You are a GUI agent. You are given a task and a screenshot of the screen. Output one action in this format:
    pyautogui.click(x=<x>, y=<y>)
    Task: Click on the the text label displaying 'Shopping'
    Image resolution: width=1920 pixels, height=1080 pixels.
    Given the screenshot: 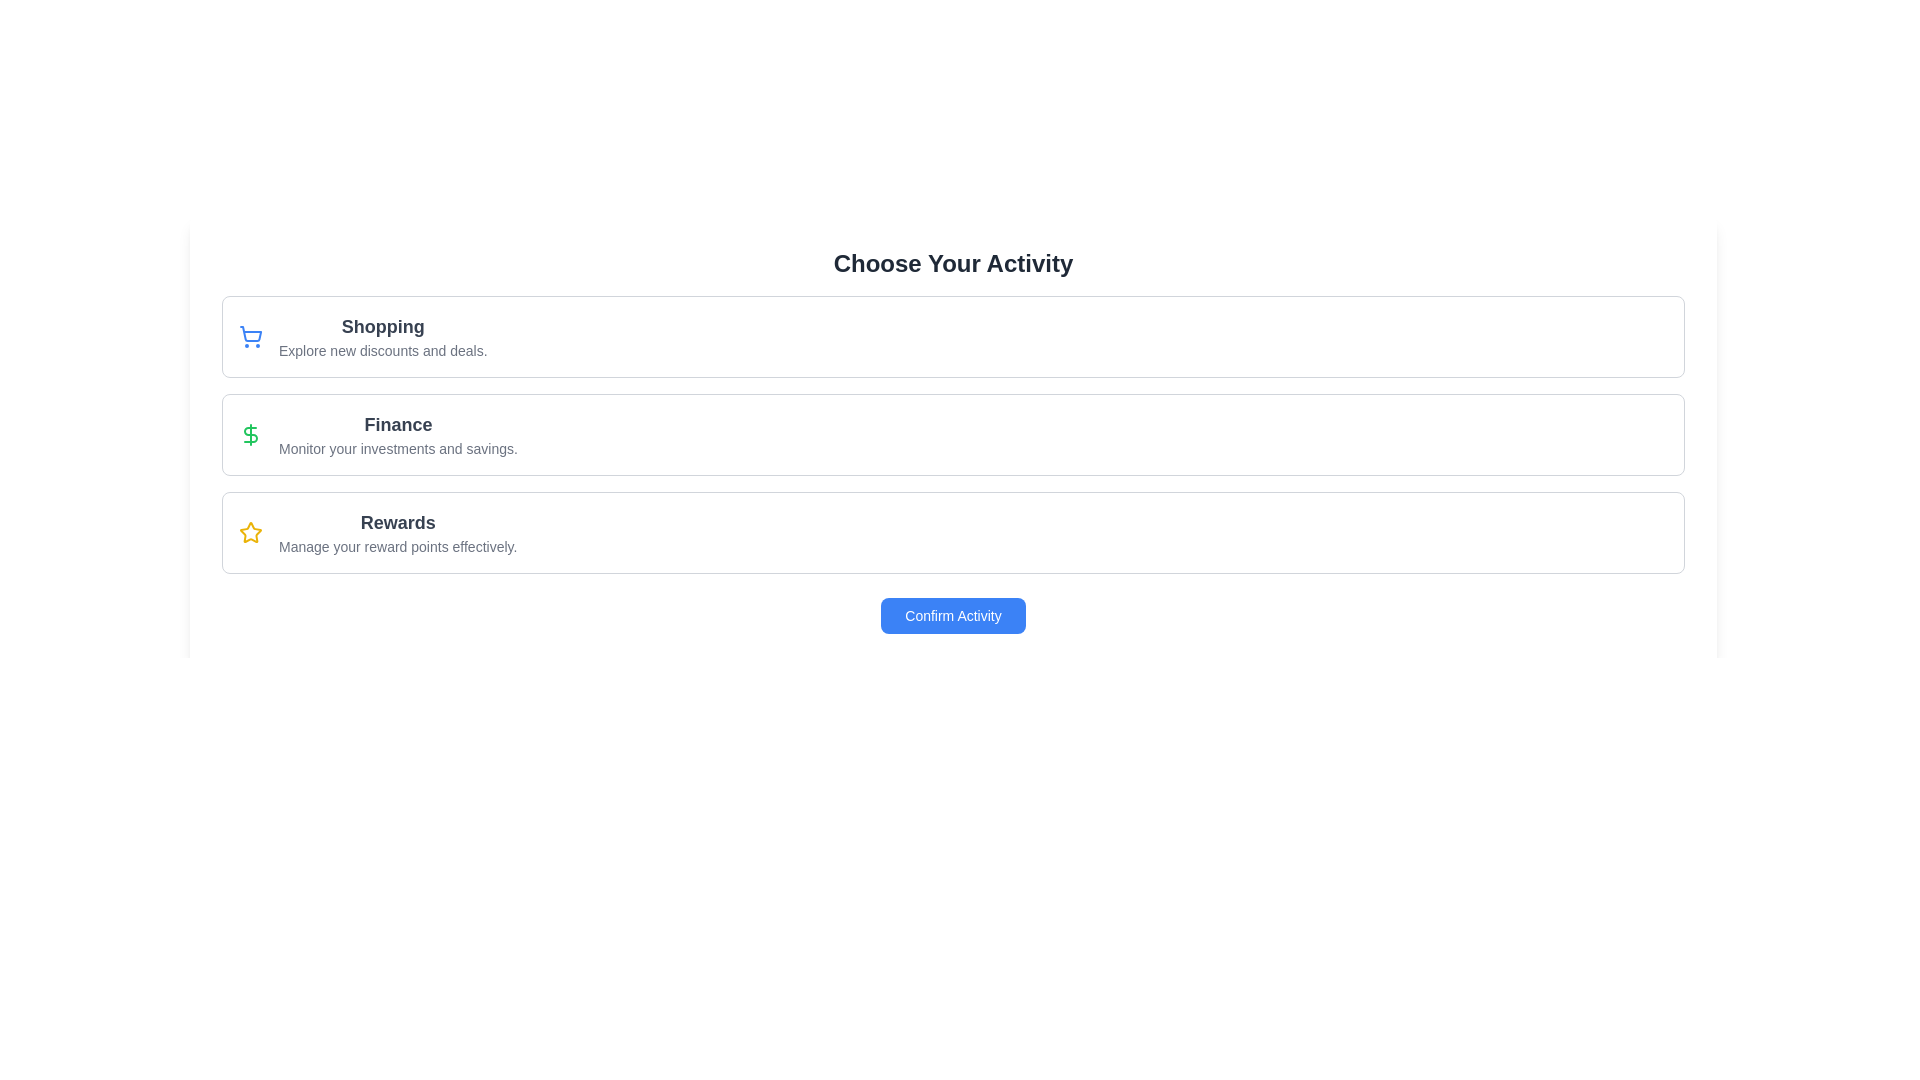 What is the action you would take?
    pyautogui.click(x=383, y=326)
    